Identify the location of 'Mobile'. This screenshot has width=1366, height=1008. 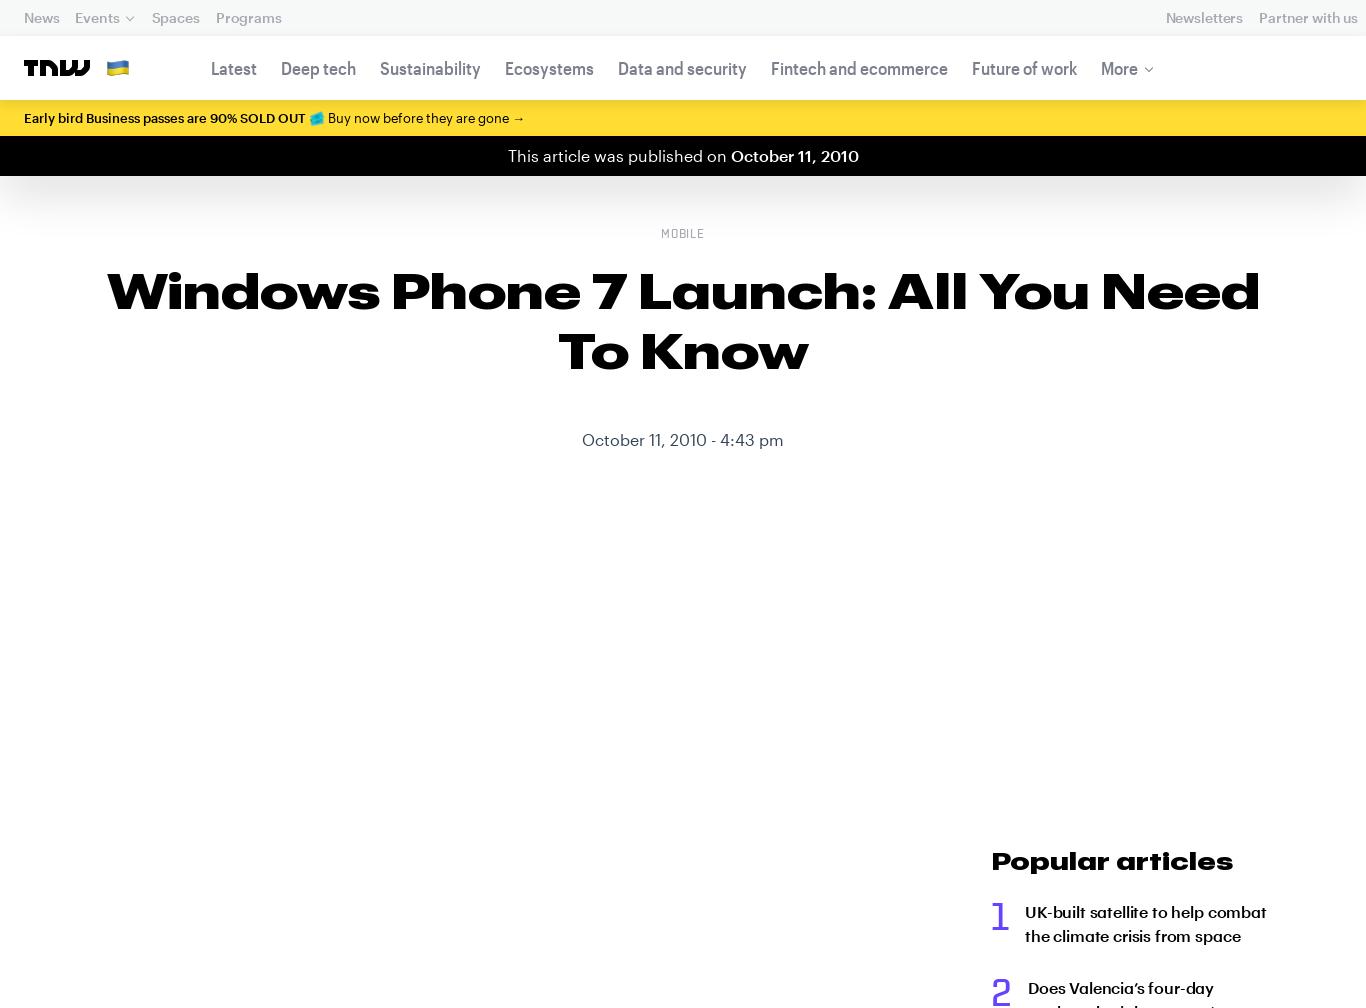
(681, 234).